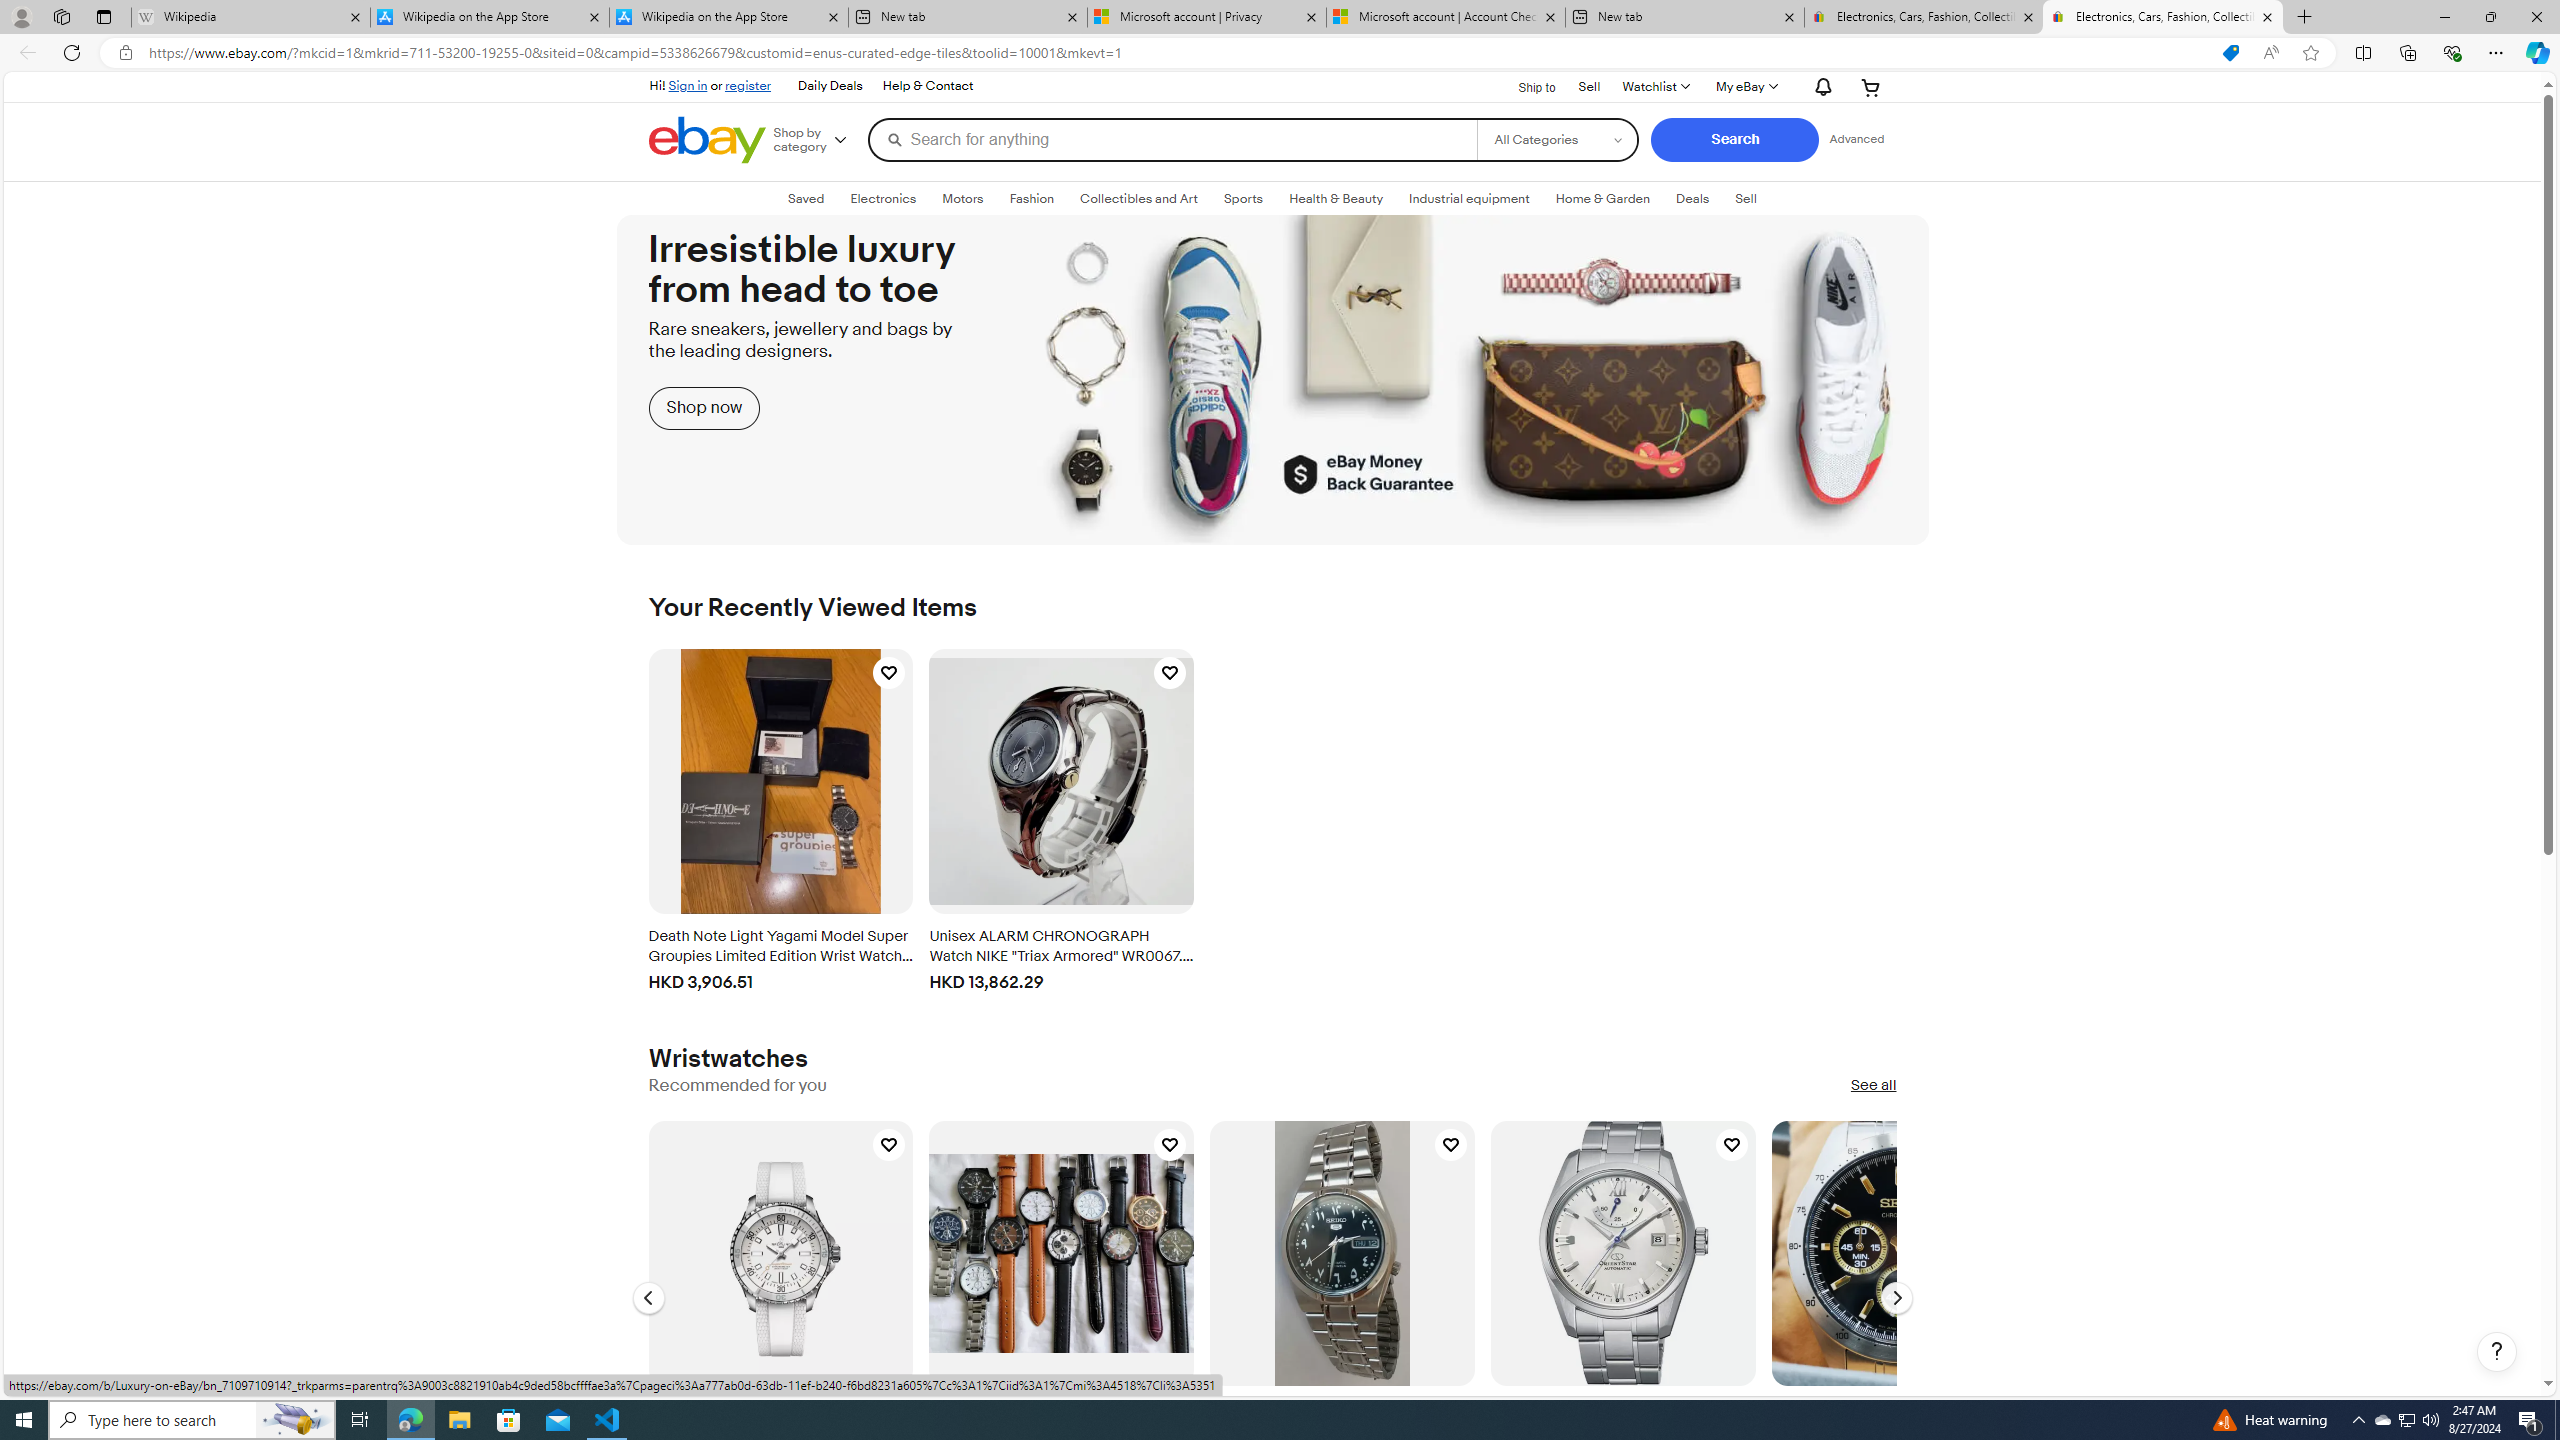 Image resolution: width=2560 pixels, height=1440 pixels. I want to click on 'Ship to', so click(1524, 87).